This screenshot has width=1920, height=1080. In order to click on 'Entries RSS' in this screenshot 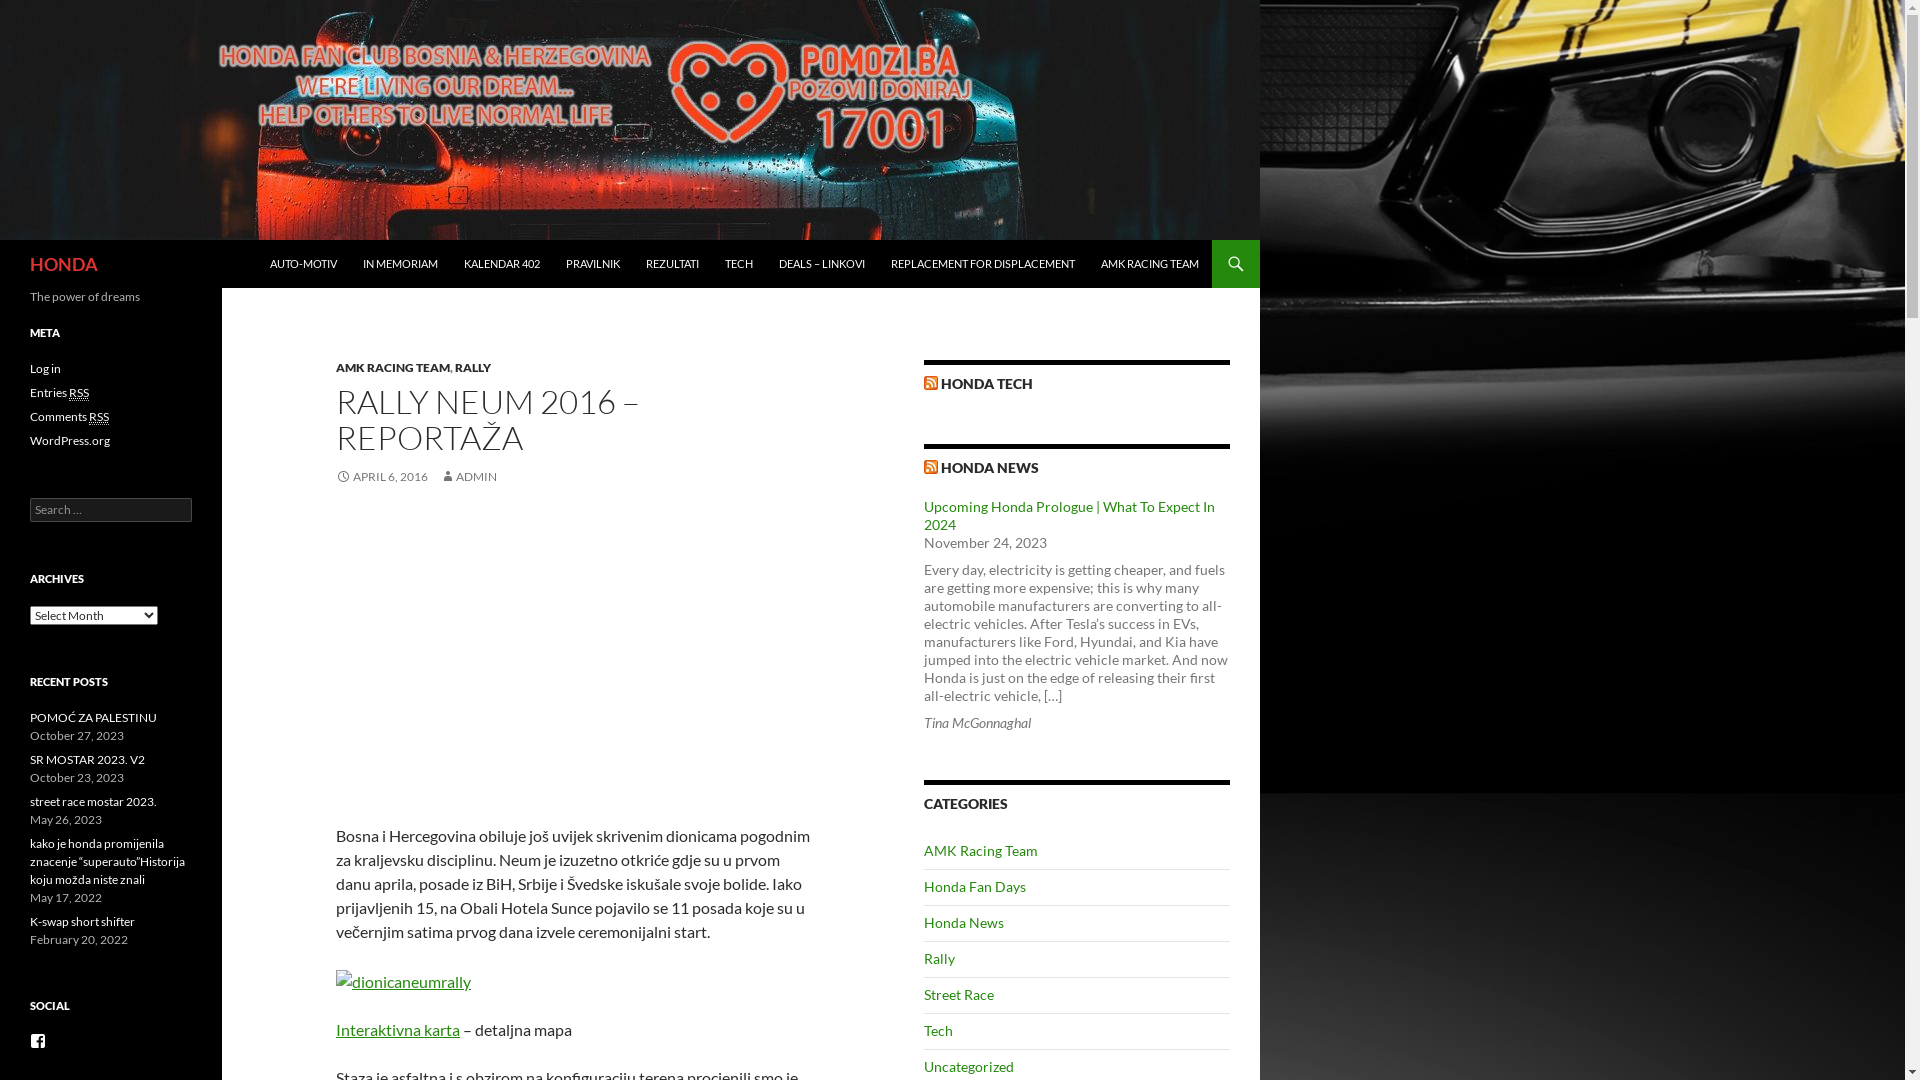, I will do `click(59, 393)`.